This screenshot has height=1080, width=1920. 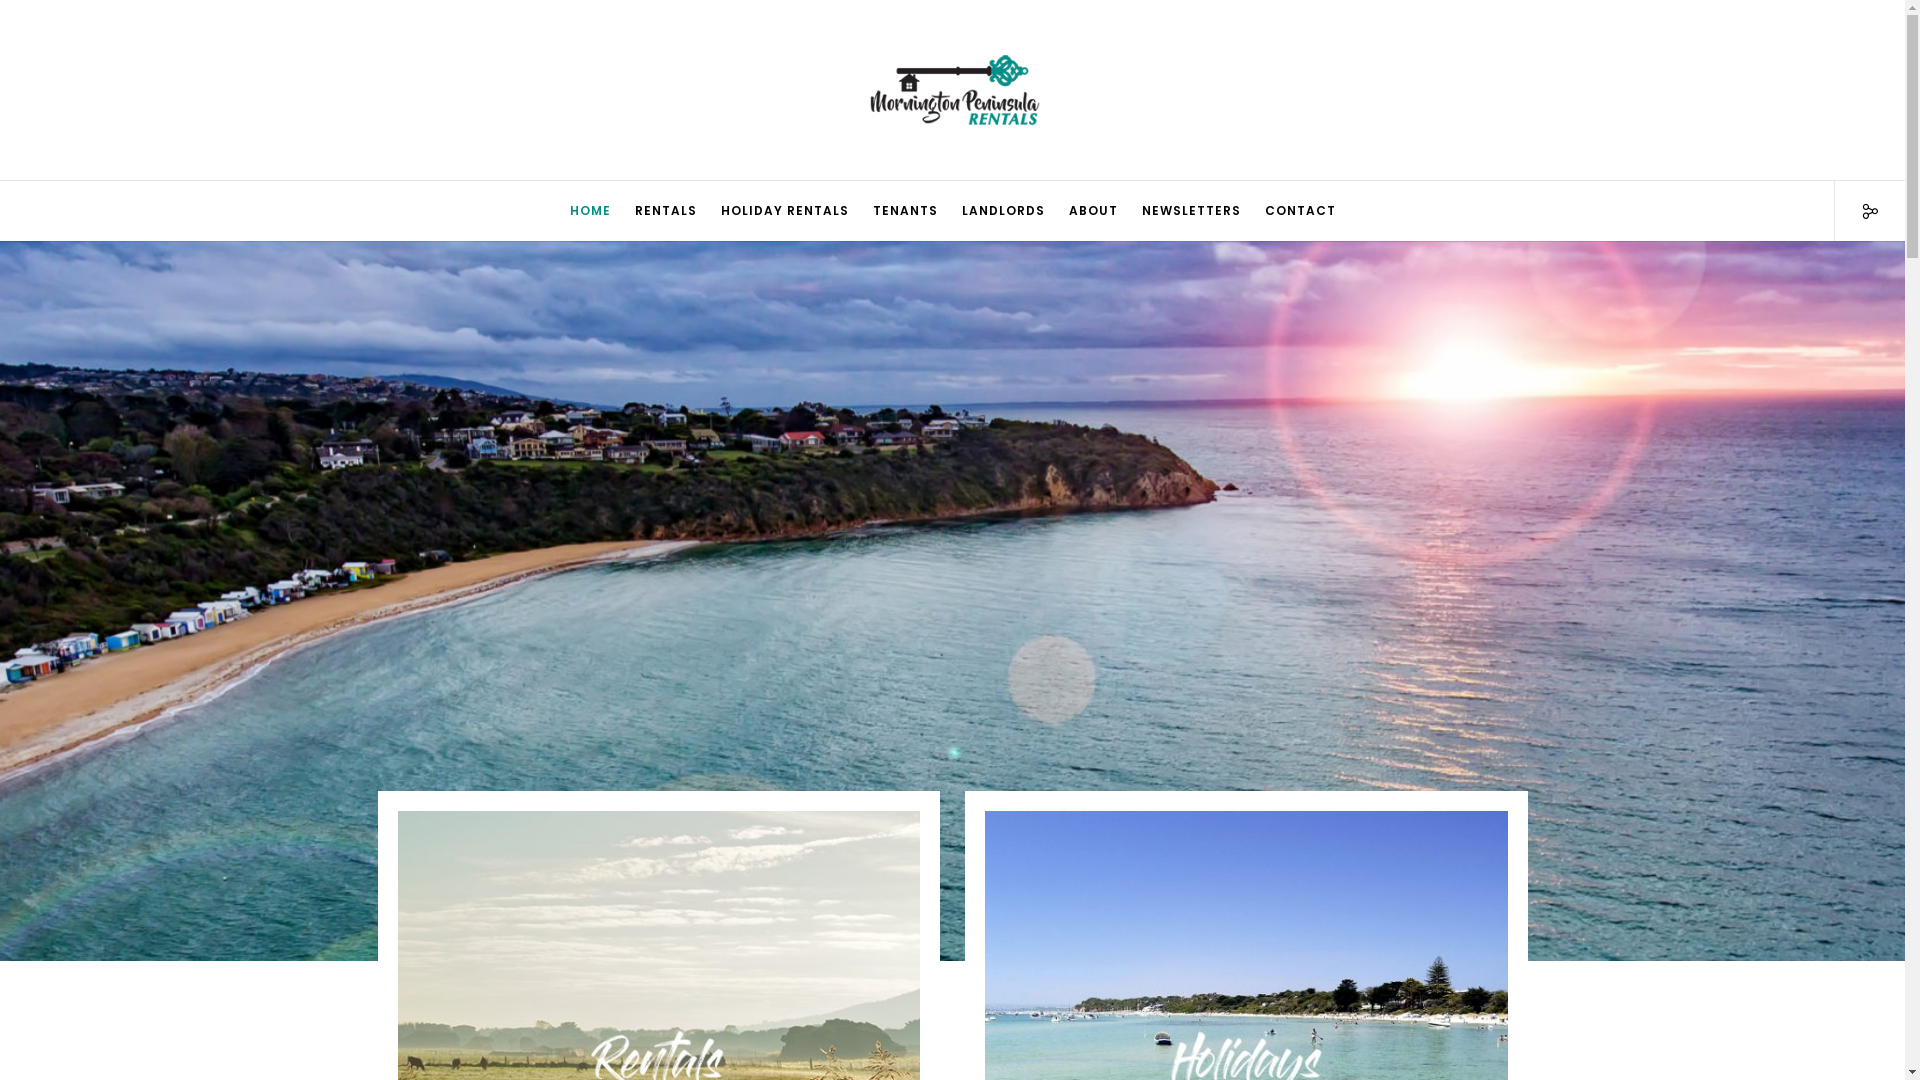 What do you see at coordinates (1191, 211) in the screenshot?
I see `'NEWSLETTERS'` at bounding box center [1191, 211].